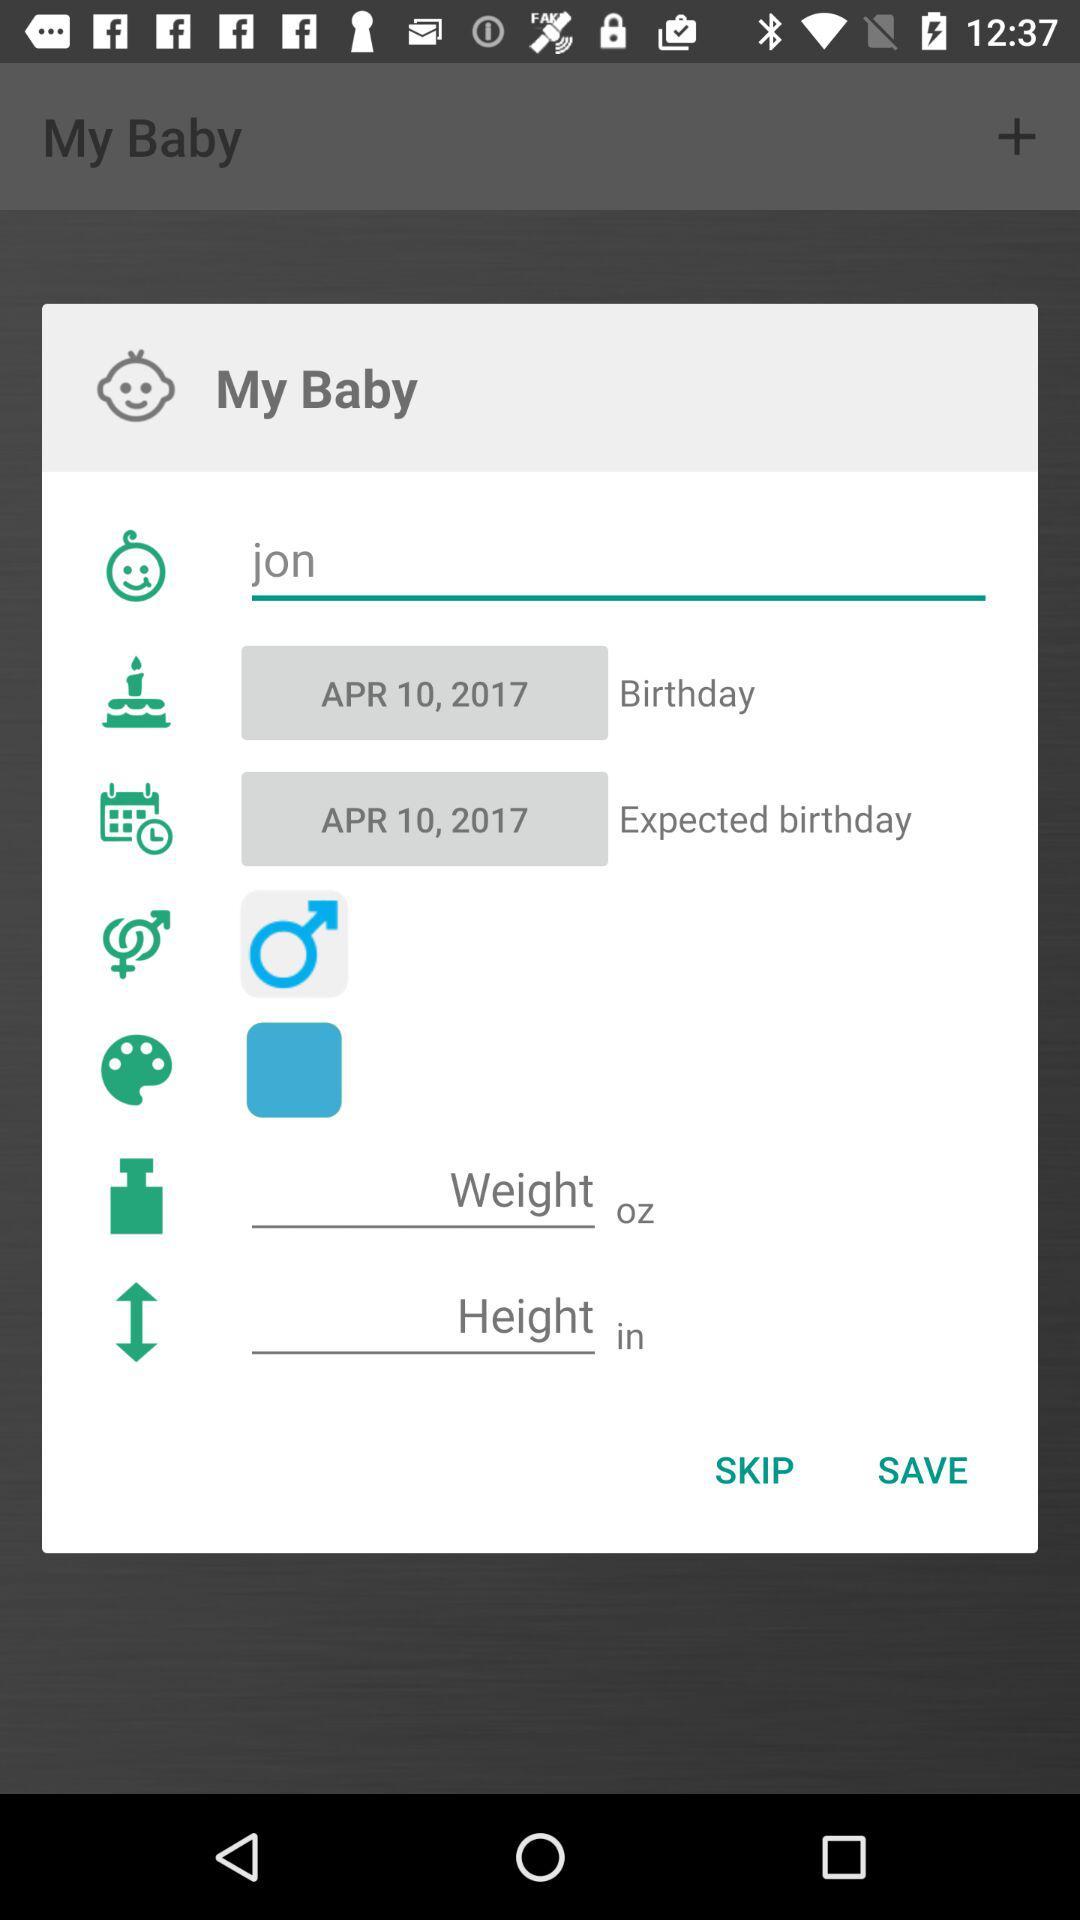 The image size is (1080, 1920). What do you see at coordinates (922, 1469) in the screenshot?
I see `icon below the in icon` at bounding box center [922, 1469].